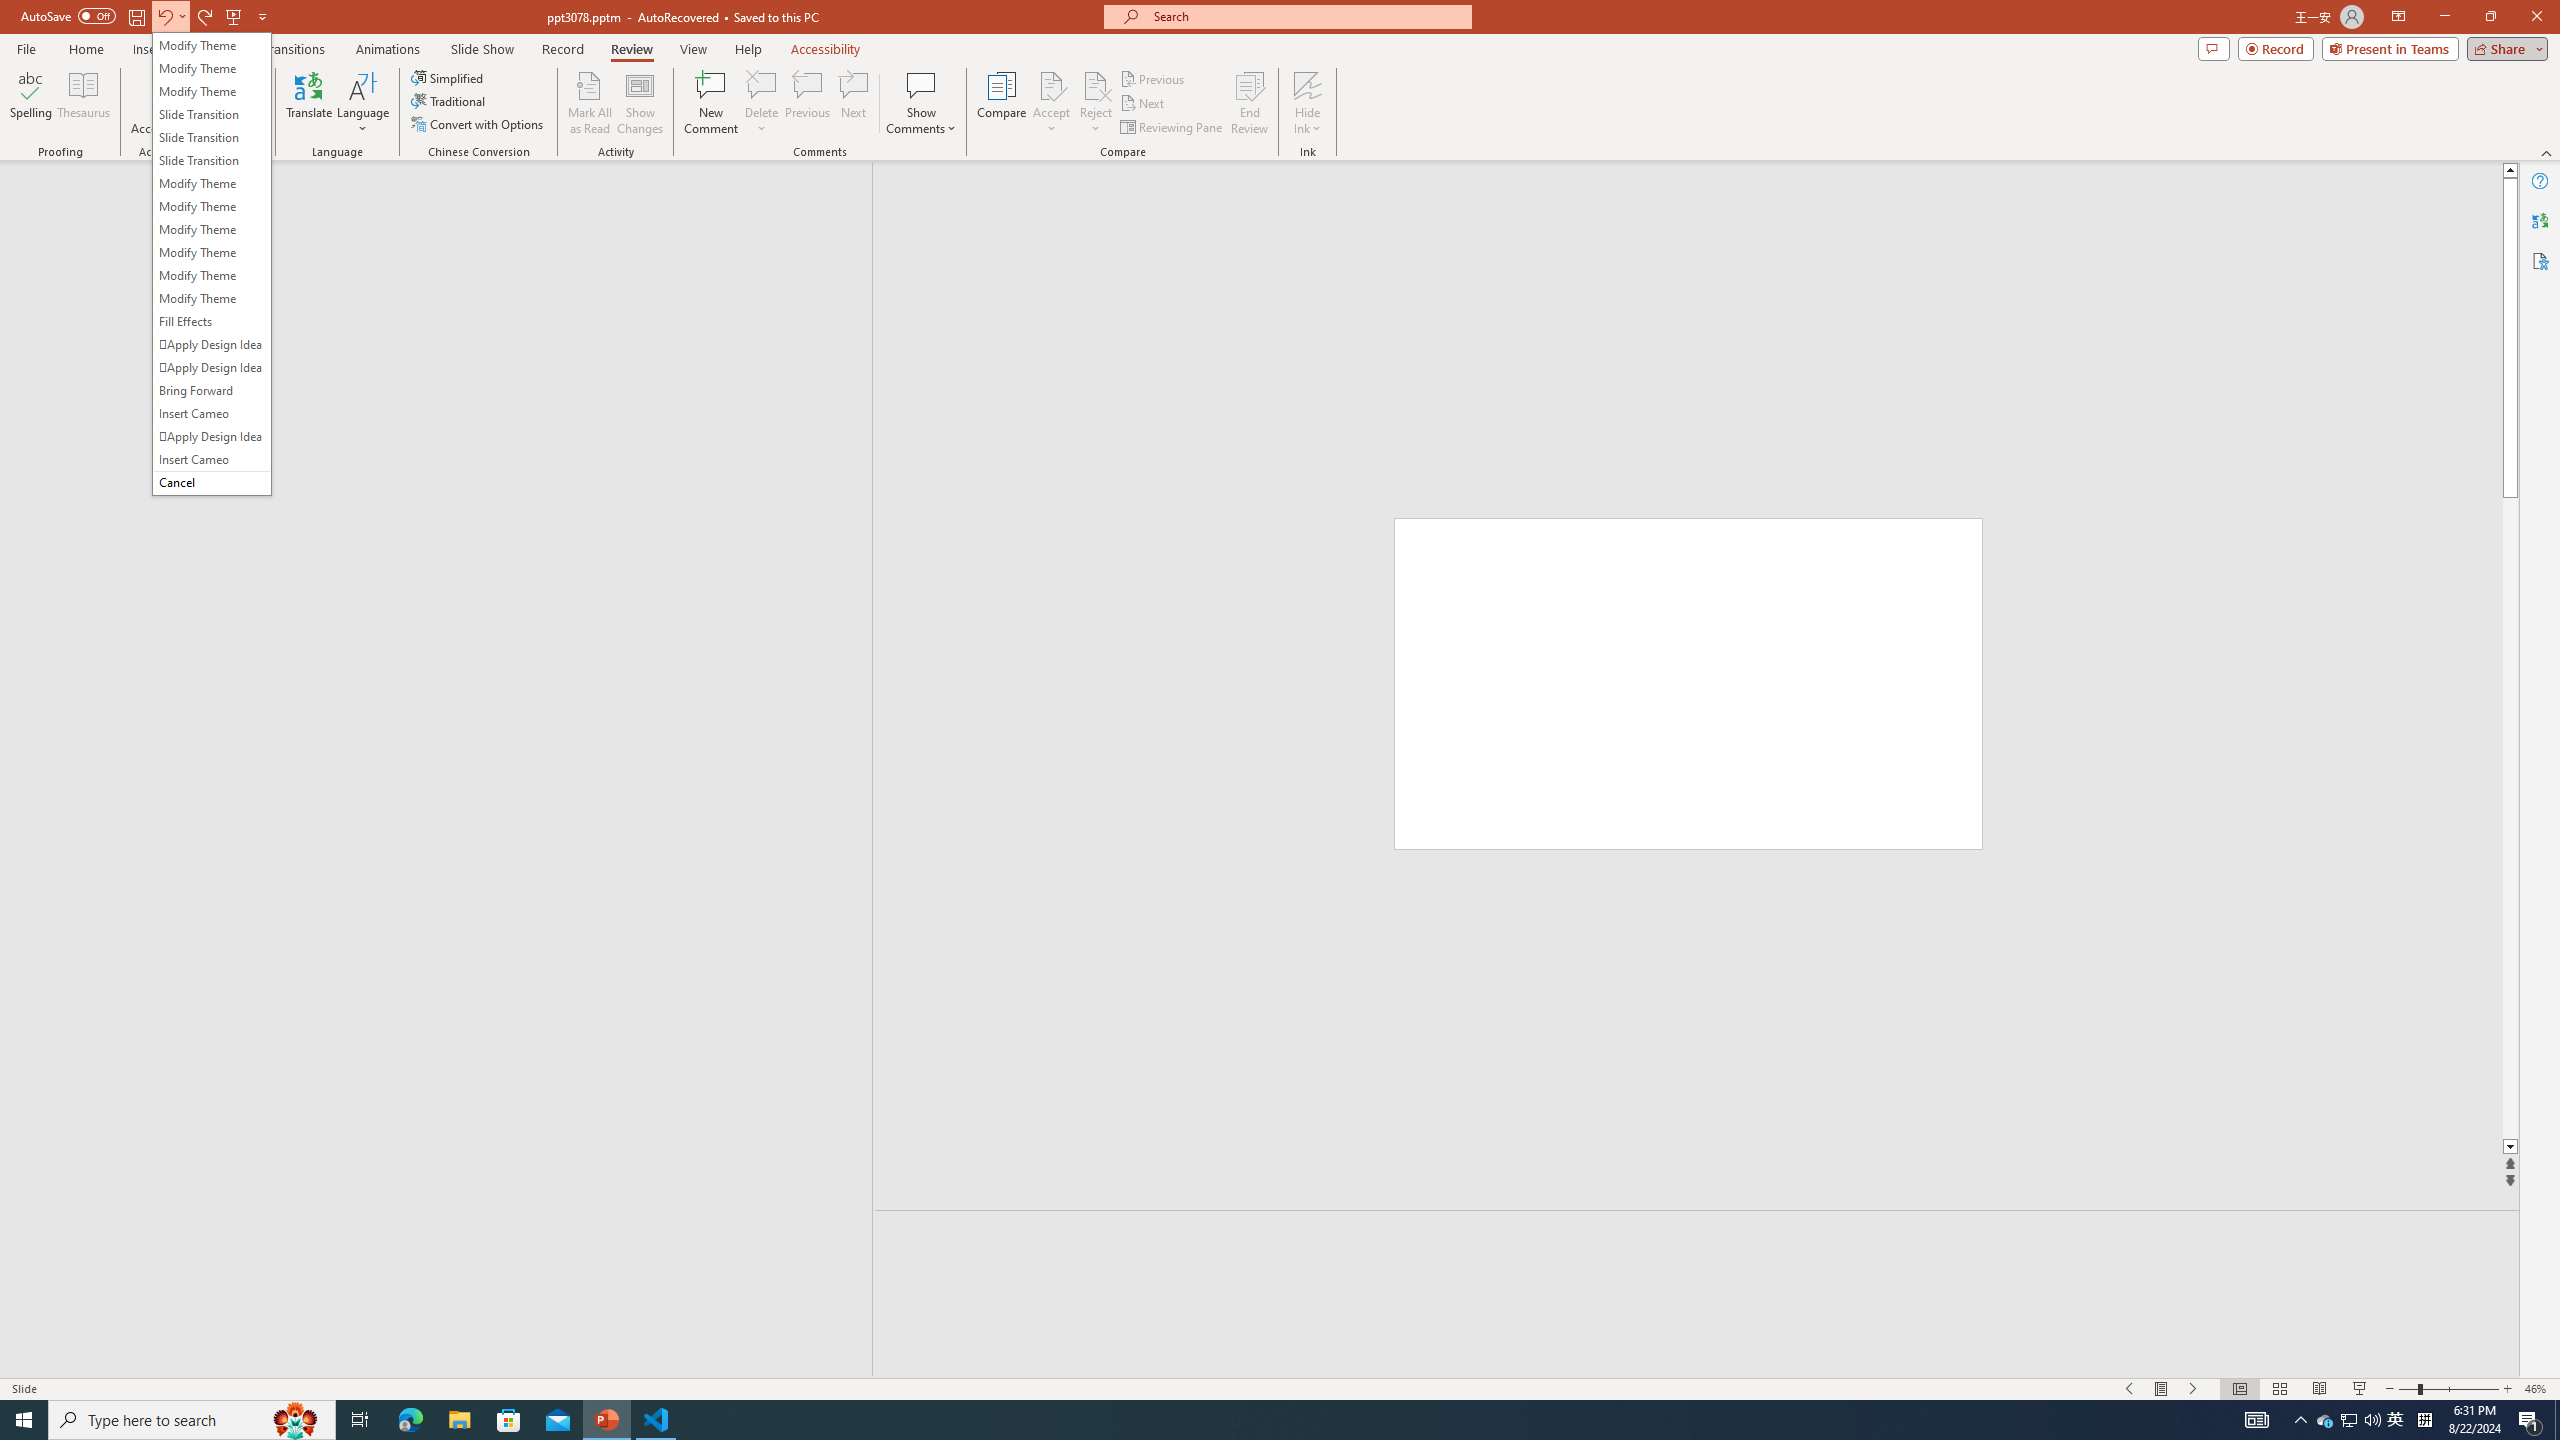 Image resolution: width=2560 pixels, height=1440 pixels. Describe the element at coordinates (921, 84) in the screenshot. I see `'Show Comments'` at that location.